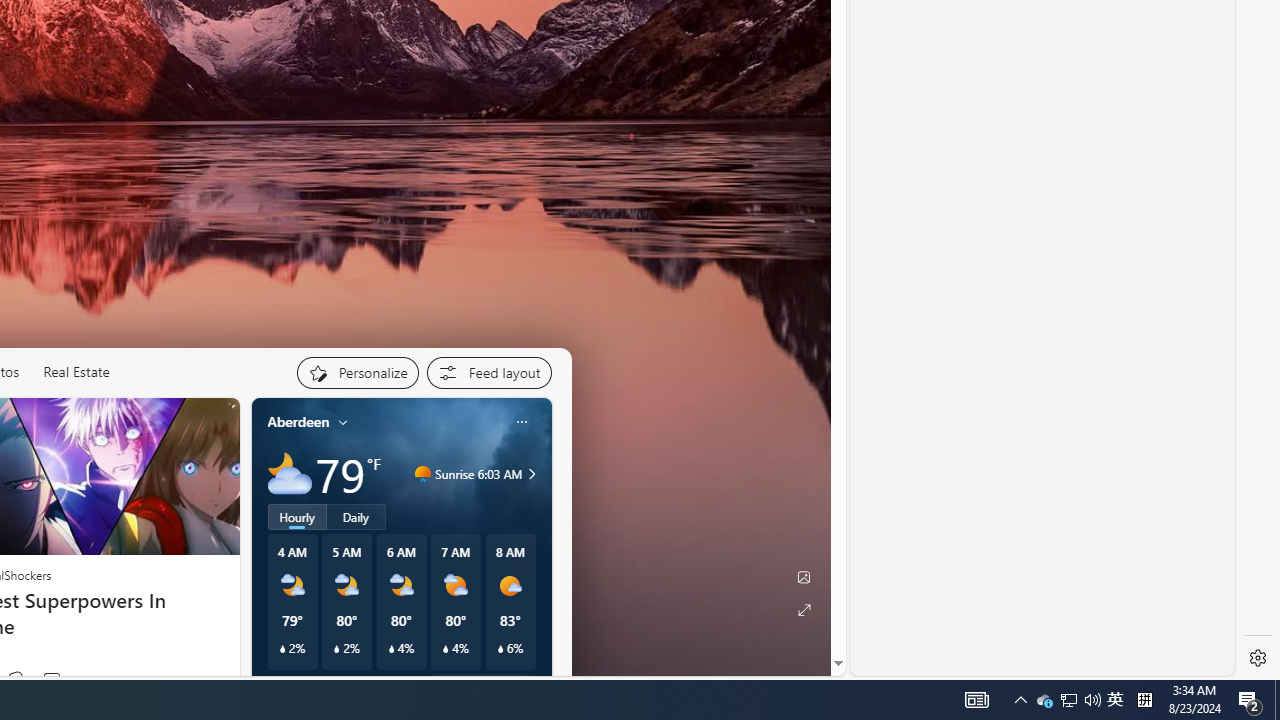  I want to click on 'Mostly cloudy', so click(288, 474).